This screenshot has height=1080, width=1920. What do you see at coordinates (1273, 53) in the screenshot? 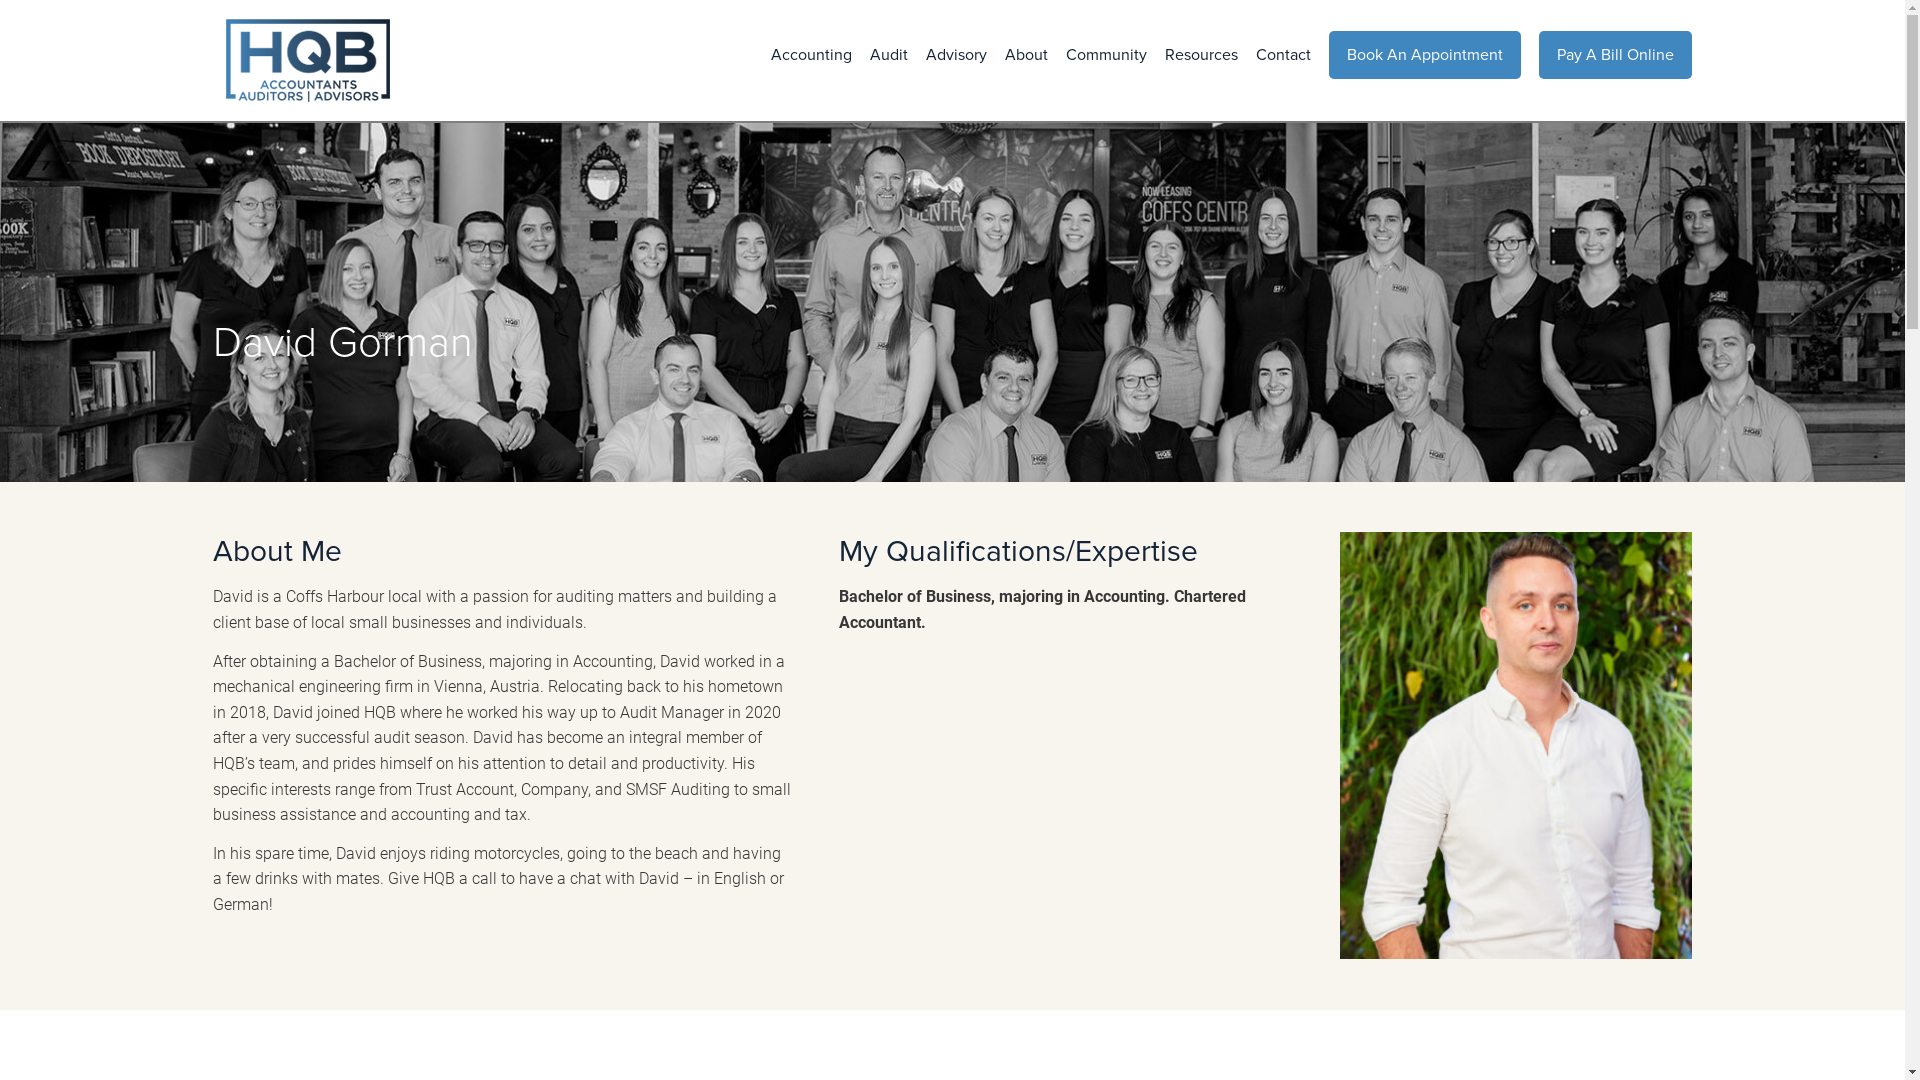
I see `'Contact'` at bounding box center [1273, 53].